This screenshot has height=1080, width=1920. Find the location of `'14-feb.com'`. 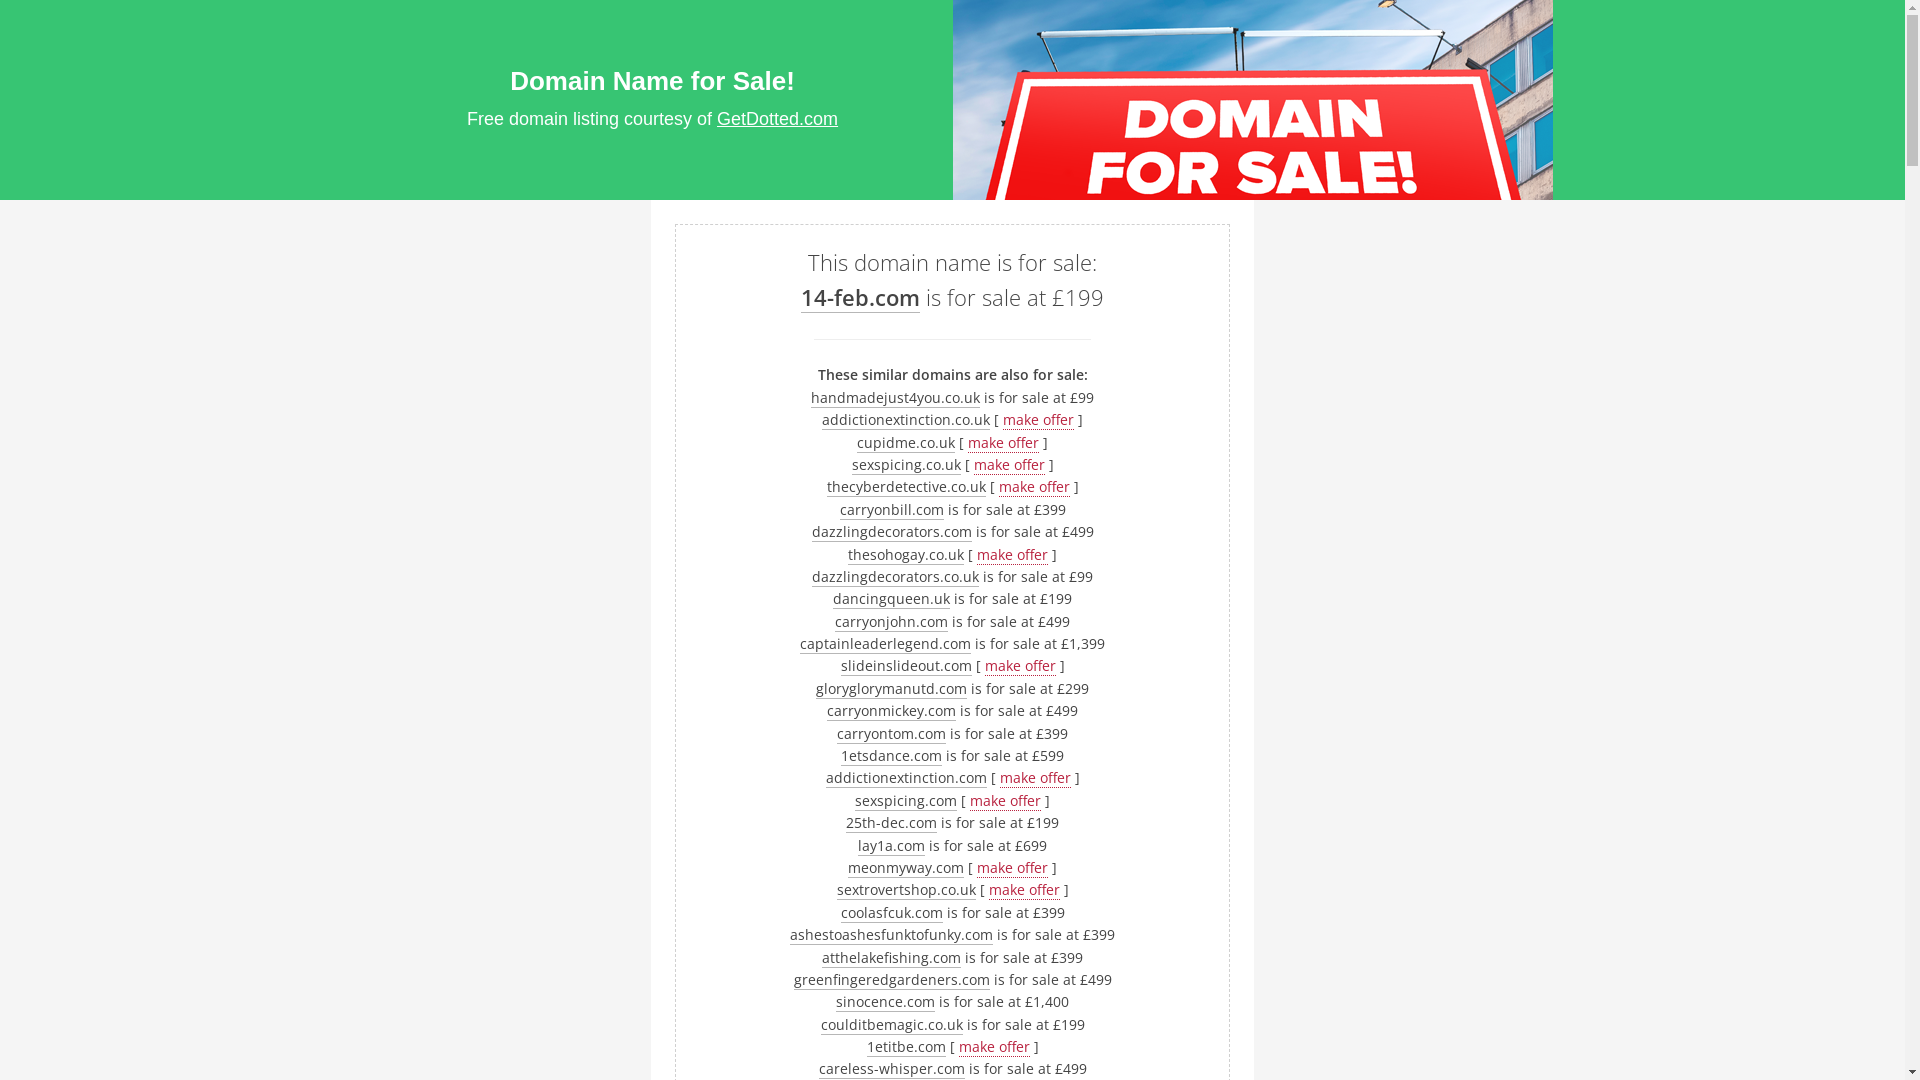

'14-feb.com' is located at coordinates (801, 297).